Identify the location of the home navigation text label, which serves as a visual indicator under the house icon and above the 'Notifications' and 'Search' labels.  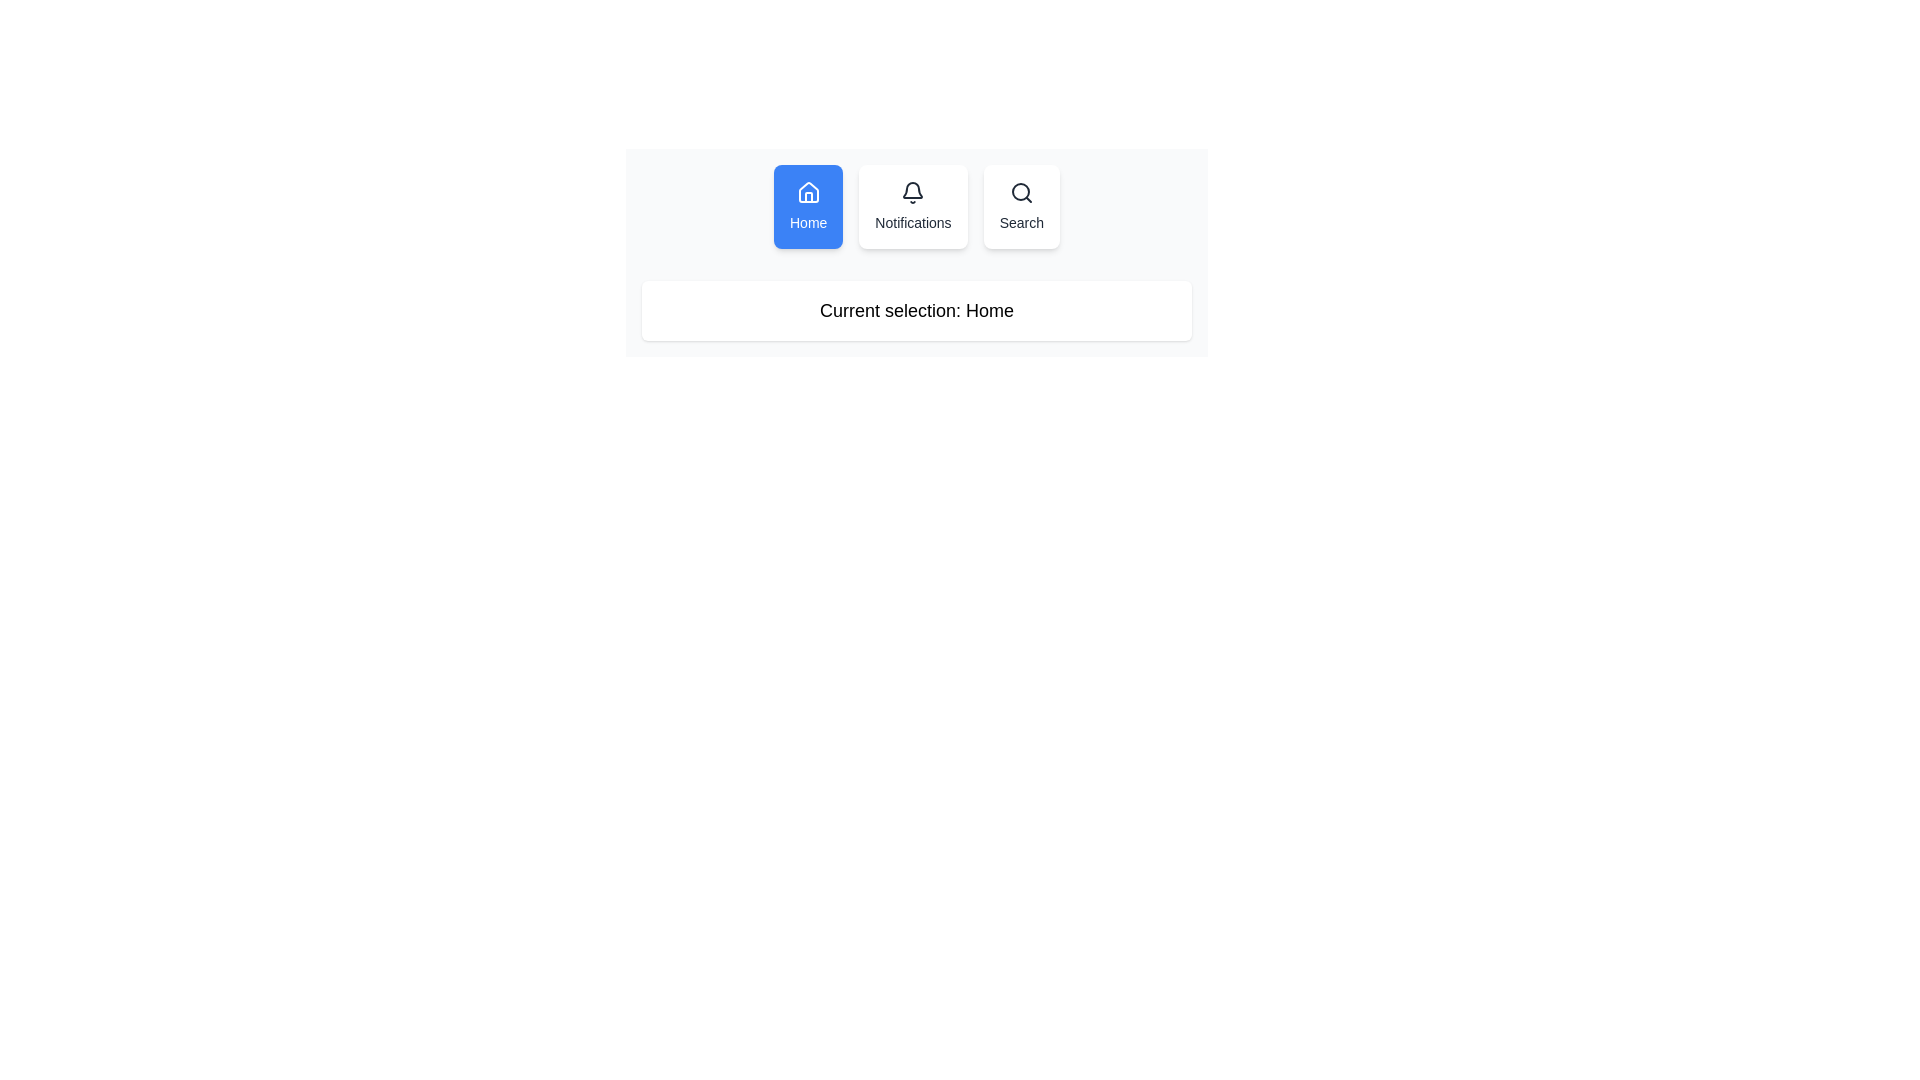
(808, 223).